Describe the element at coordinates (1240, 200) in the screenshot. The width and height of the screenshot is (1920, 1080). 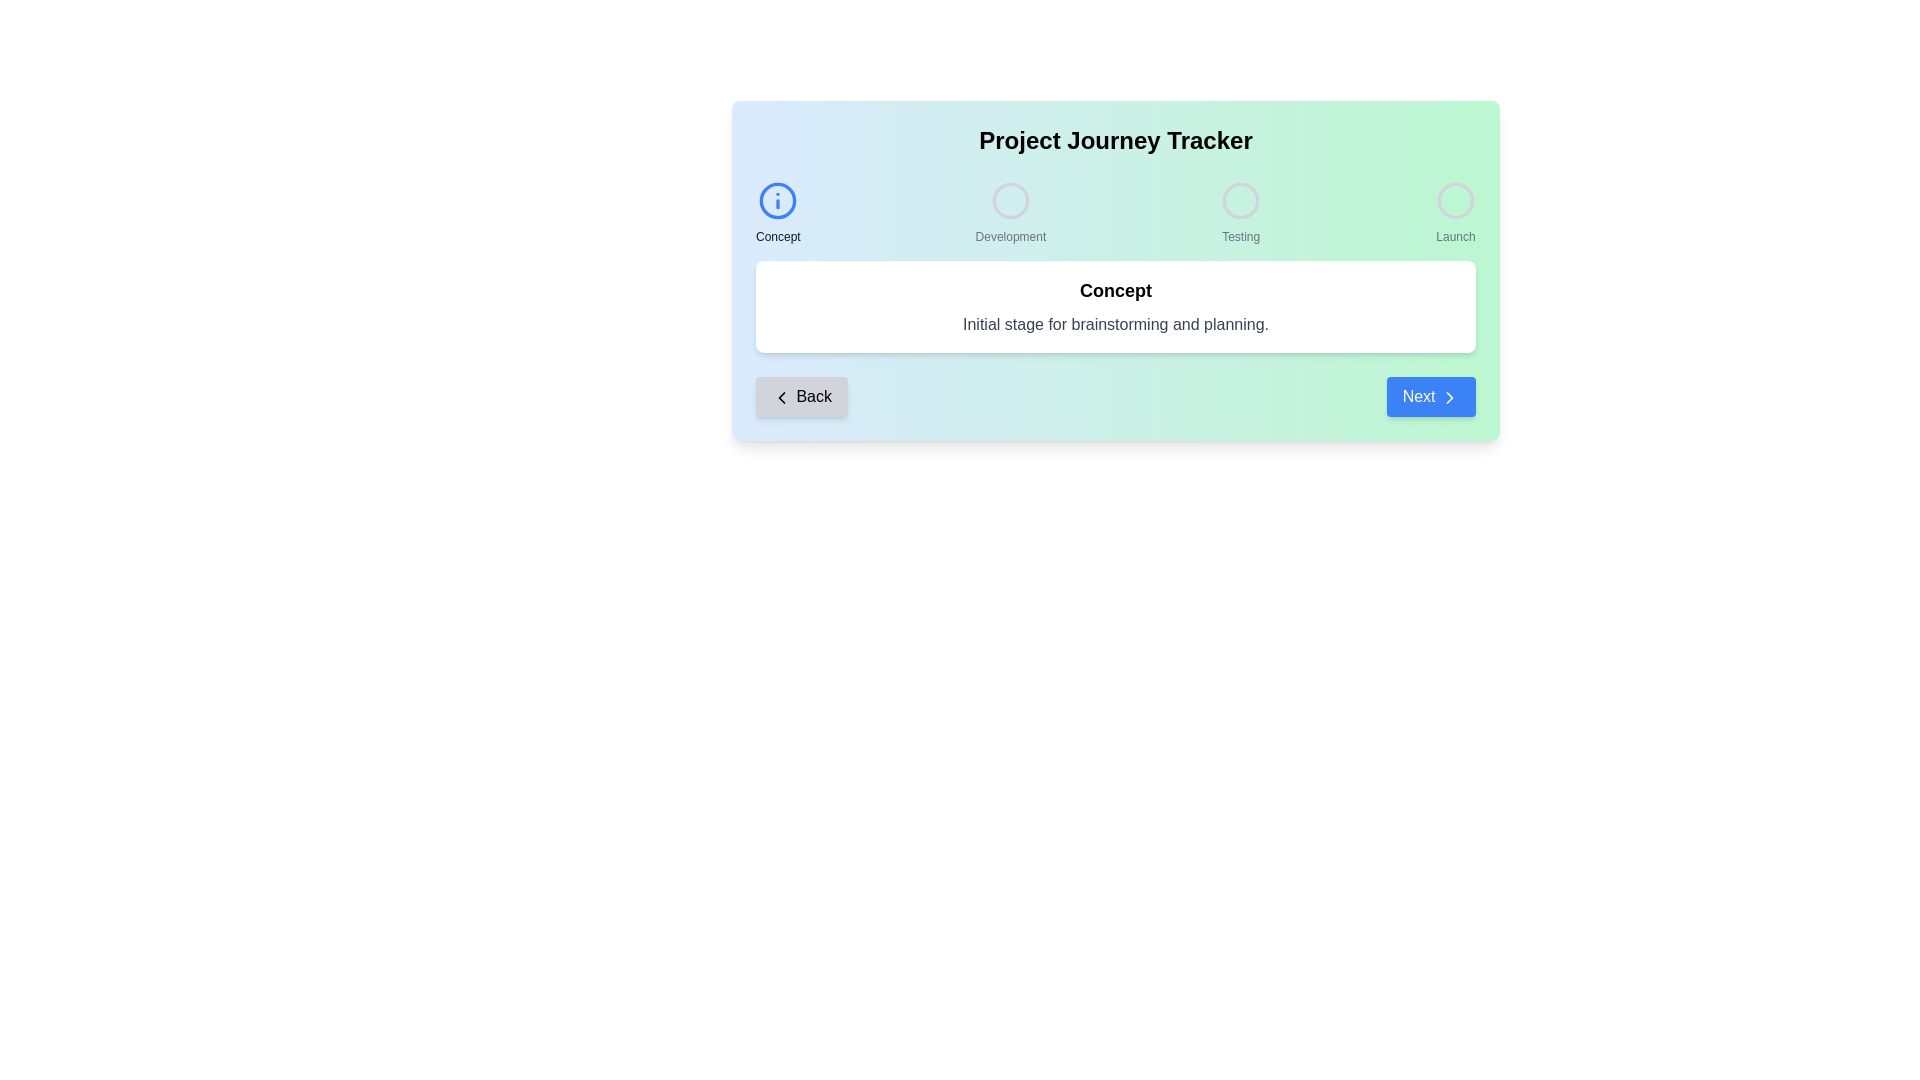
I see `the state of the circular progress indicator located above the 'Testing' label in the Project Journey Tracker interface, which is the third step in the sequence of four` at that location.